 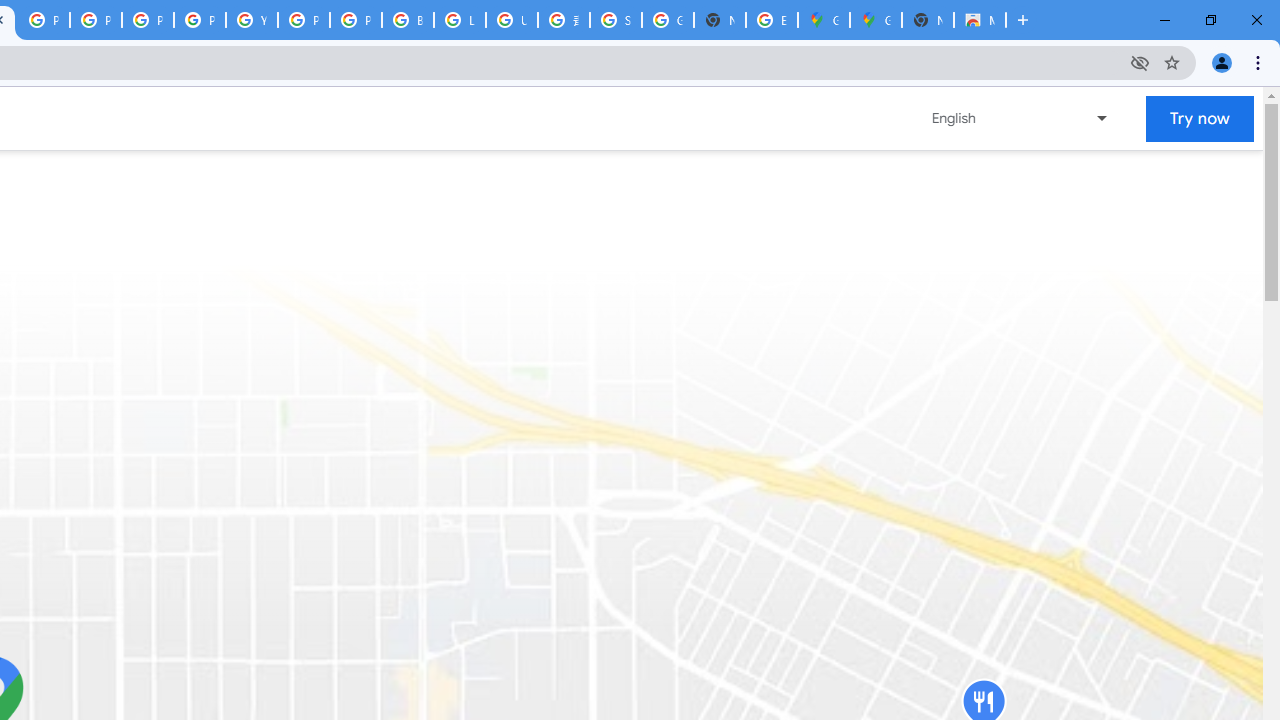 I want to click on 'Change language or region', so click(x=1021, y=118).